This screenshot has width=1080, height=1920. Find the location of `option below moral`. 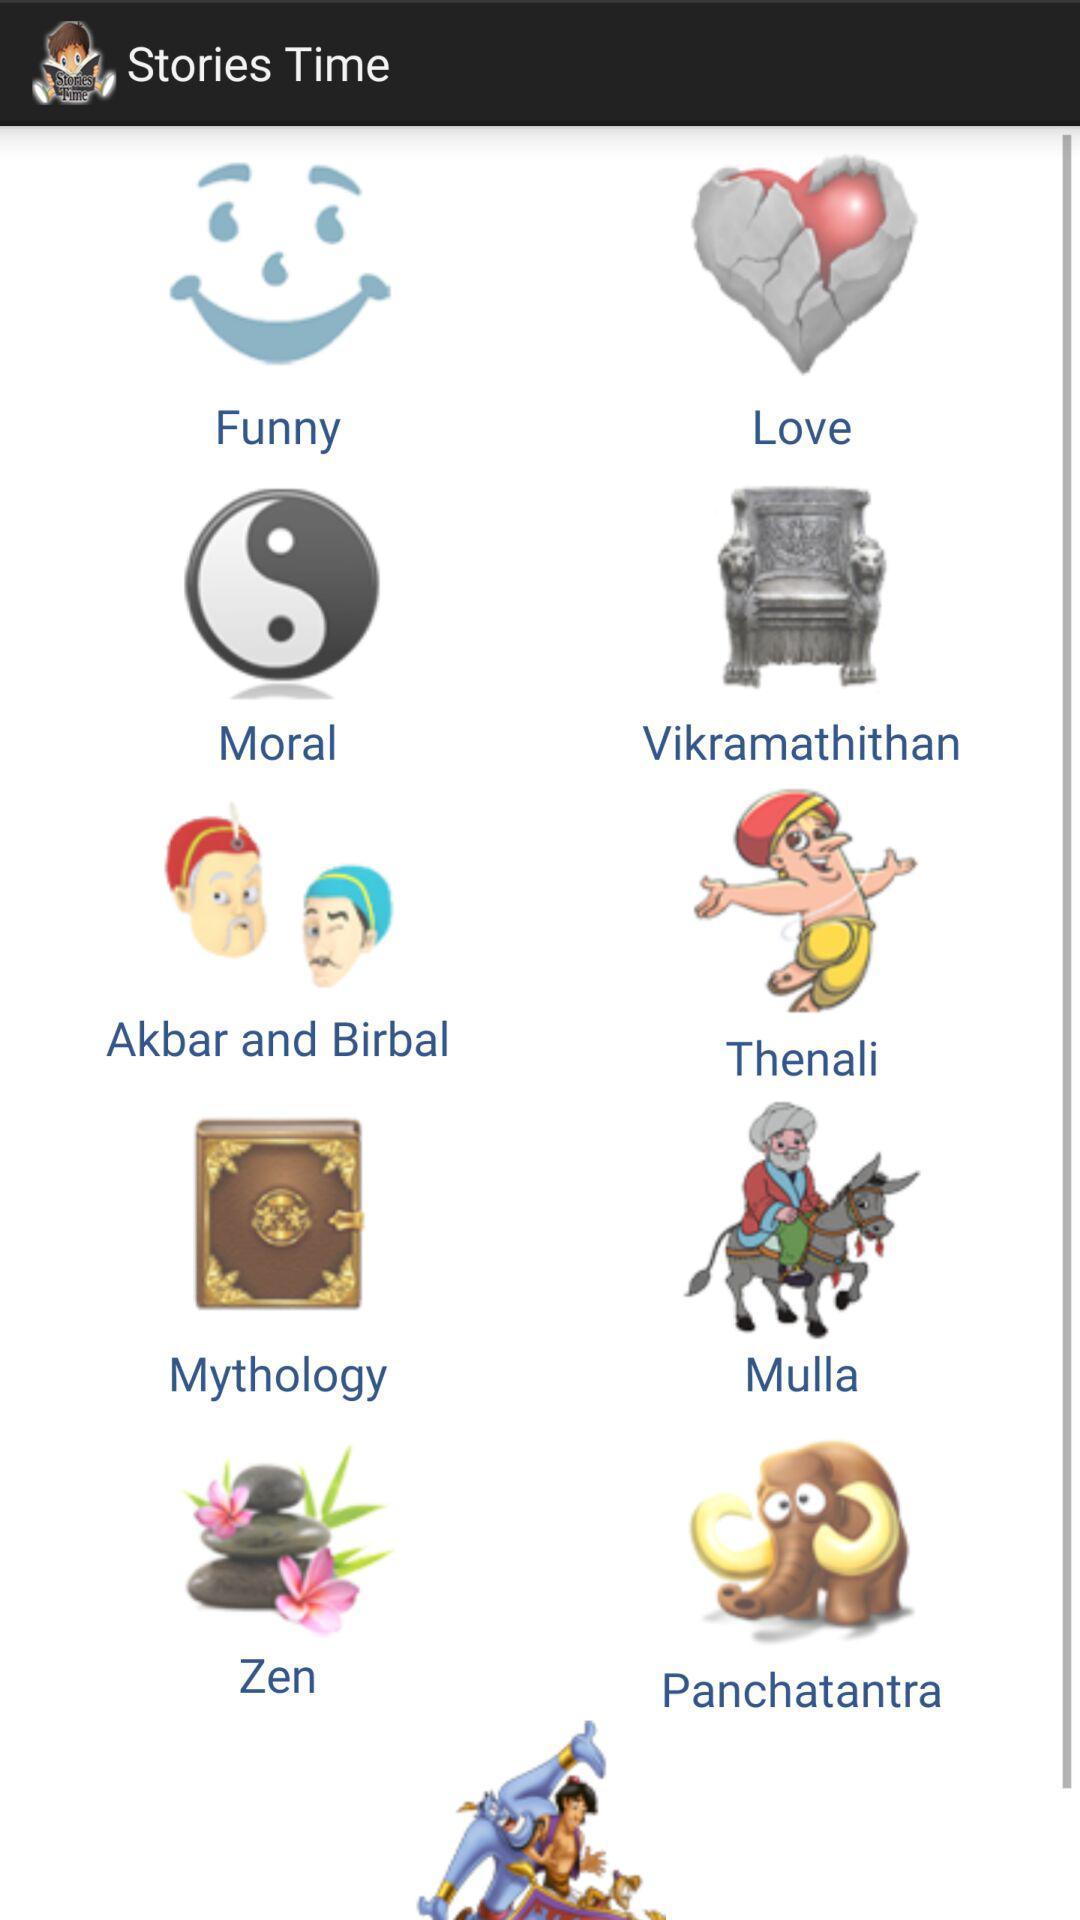

option below moral is located at coordinates (277, 930).